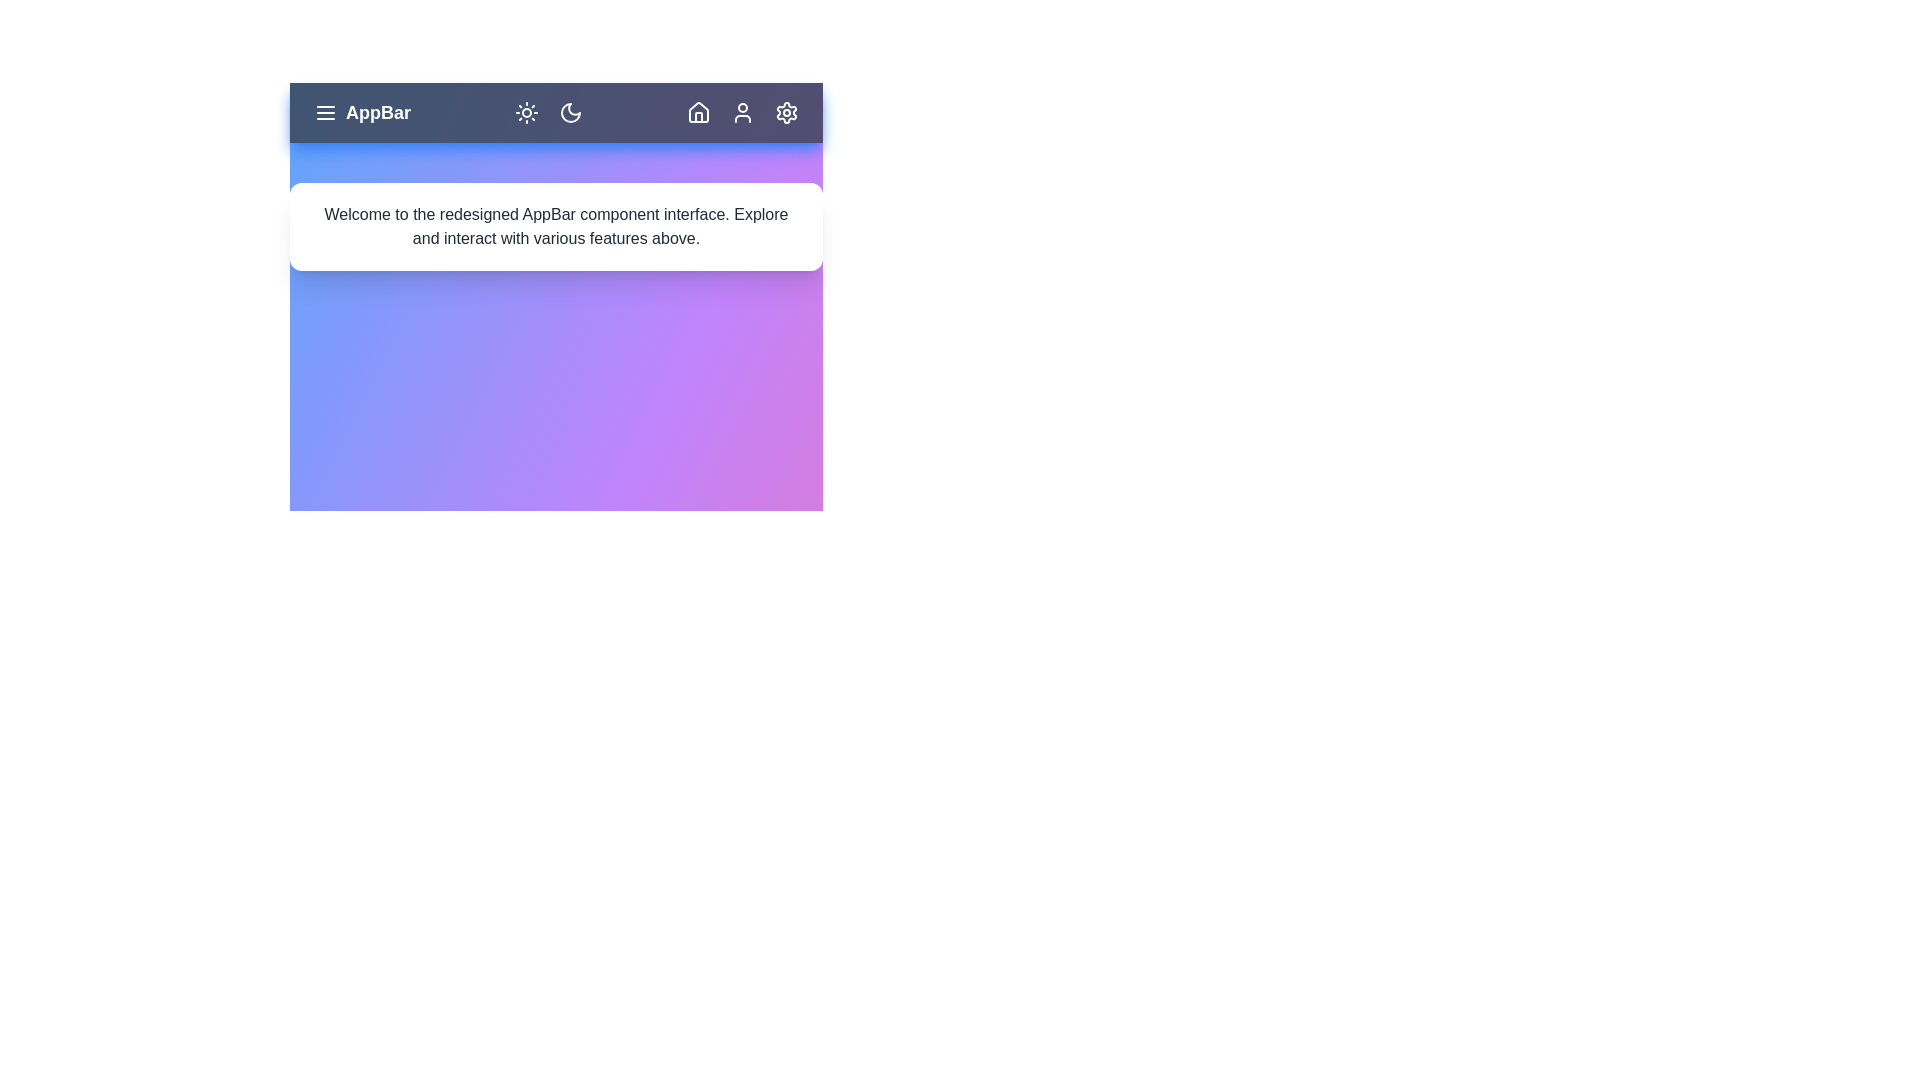 The image size is (1920, 1080). What do you see at coordinates (742, 112) in the screenshot?
I see `the user icon to open the user profile settings` at bounding box center [742, 112].